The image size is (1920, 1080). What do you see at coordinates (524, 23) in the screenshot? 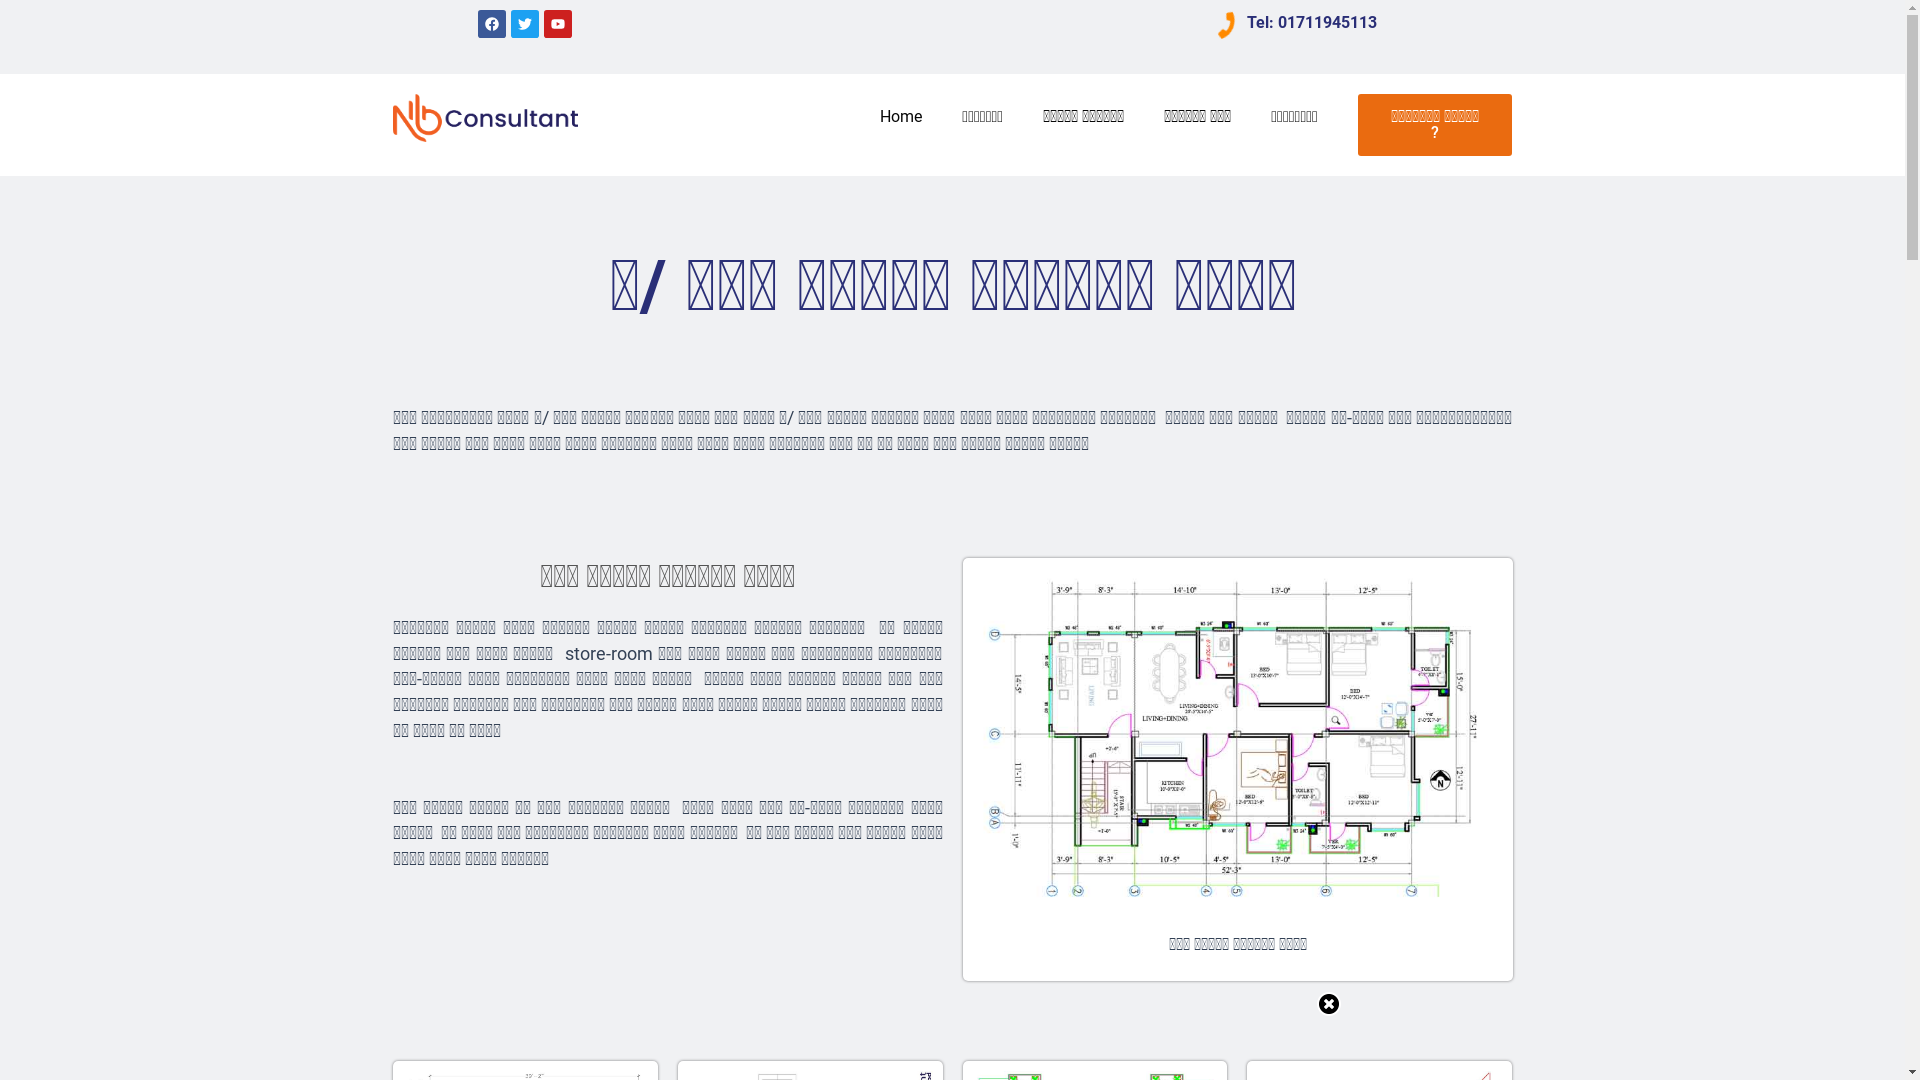
I see `'Twitter'` at bounding box center [524, 23].